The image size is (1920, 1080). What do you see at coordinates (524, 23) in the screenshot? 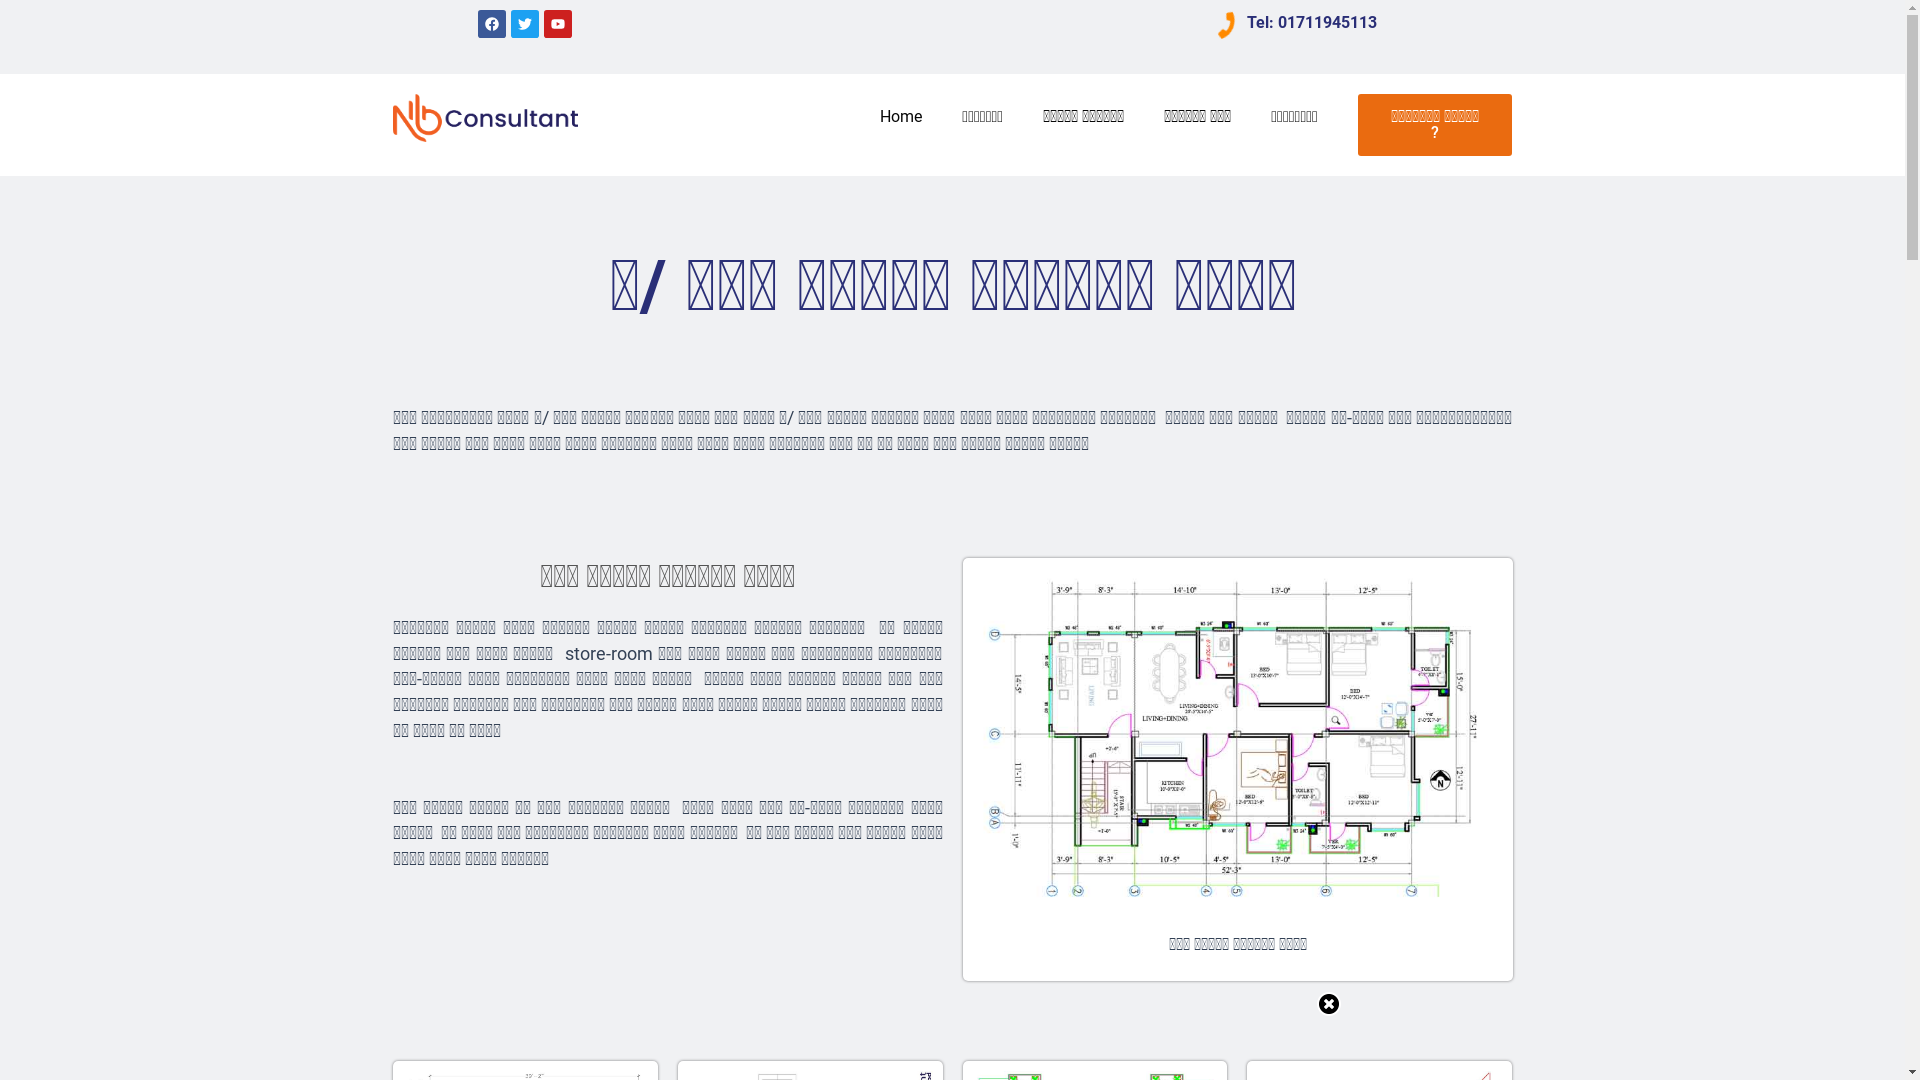
I see `'Twitter'` at bounding box center [524, 23].